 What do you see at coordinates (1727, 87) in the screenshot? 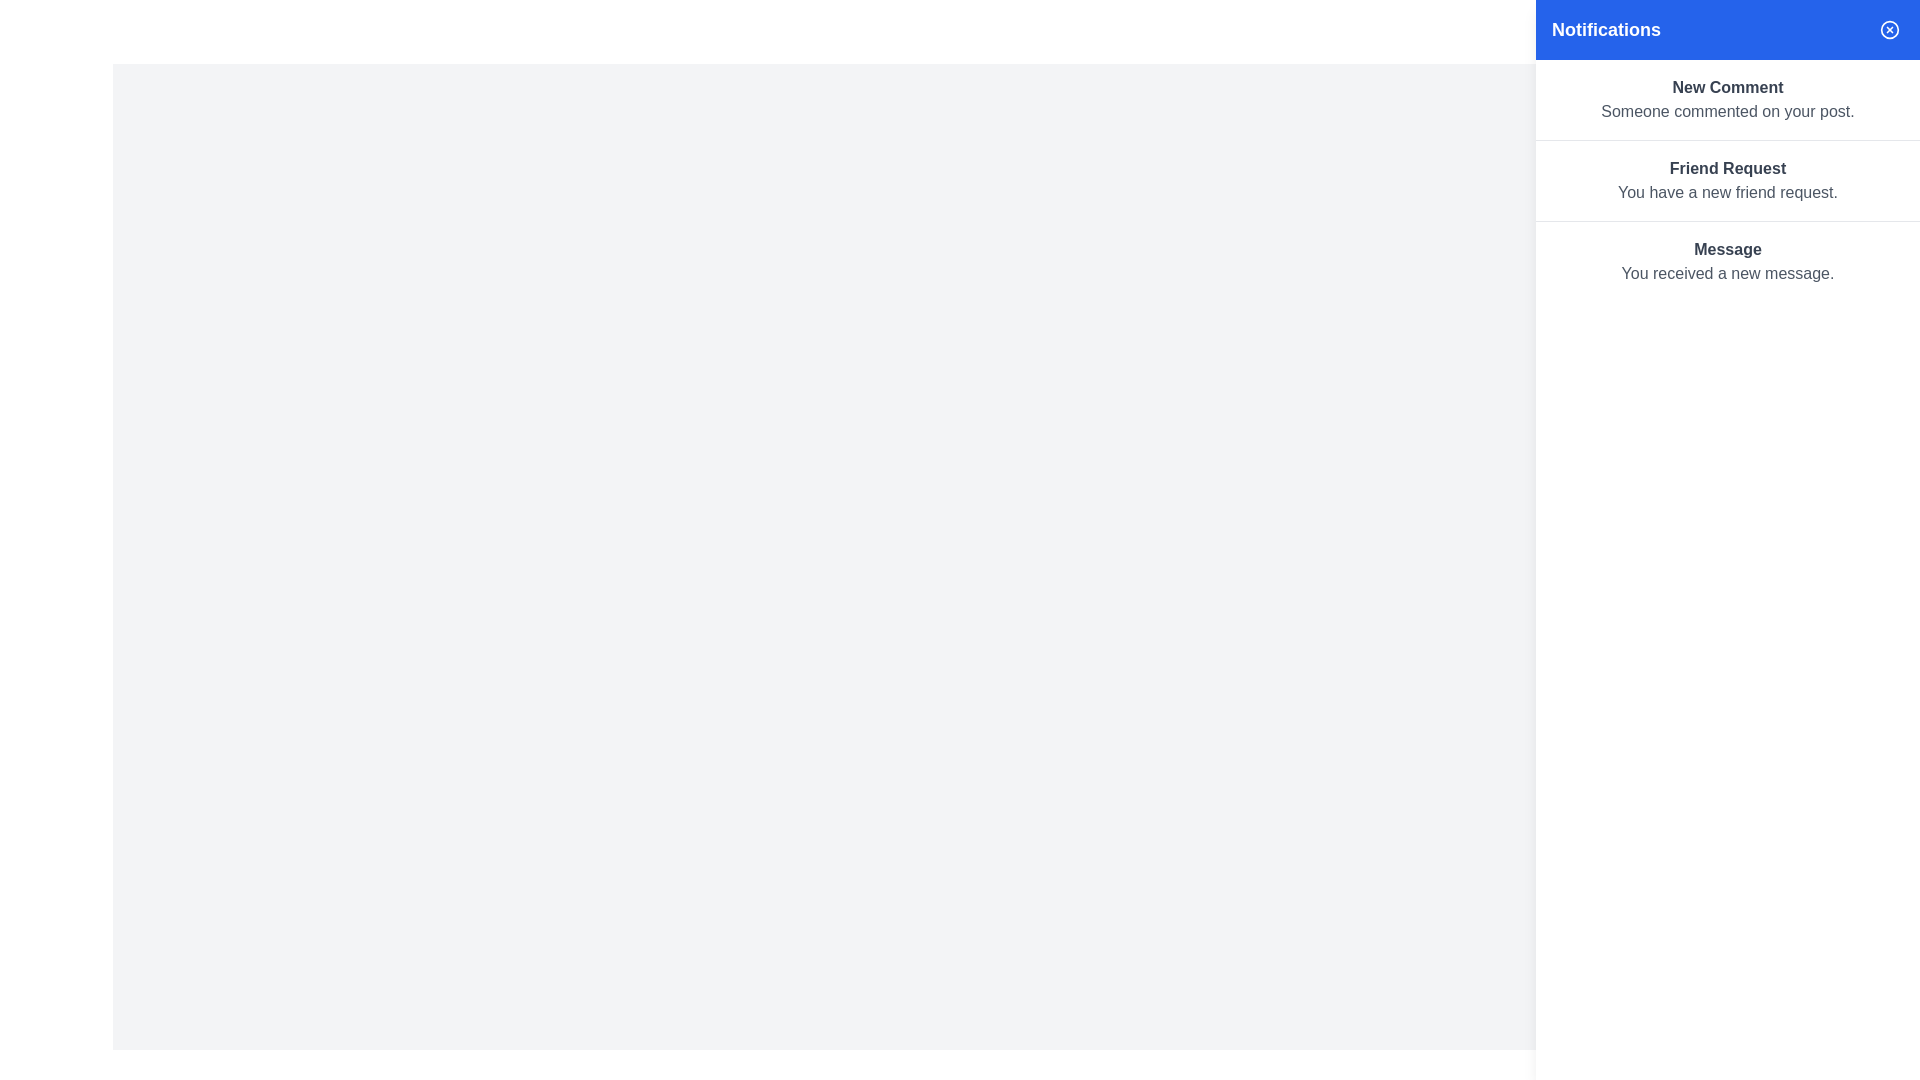
I see `the 'New Comment' text label in the top-left area of the notifications section to interact with the notification` at bounding box center [1727, 87].